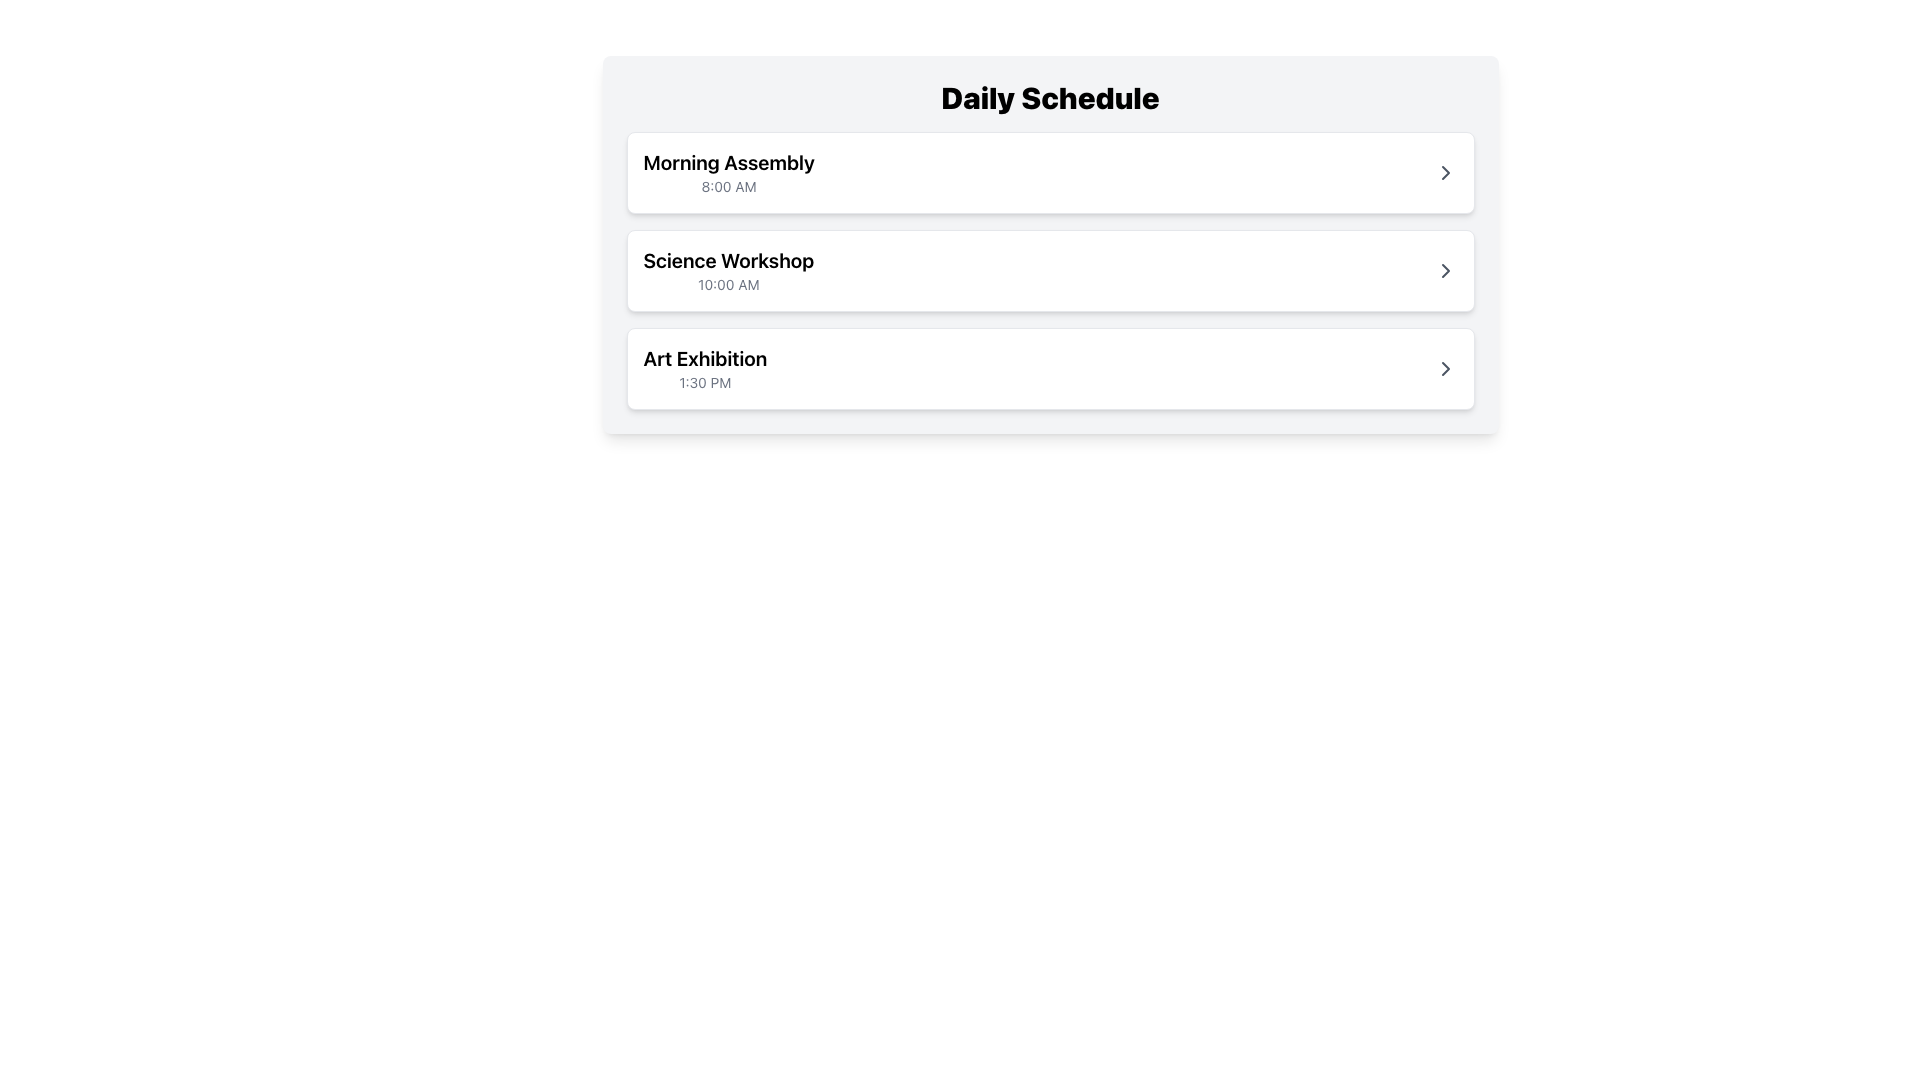  Describe the element at coordinates (705, 382) in the screenshot. I see `the text label indicating the scheduled time for the event titled 'Art Exhibition', located directly beneath the 'Art Exhibition' title` at that location.